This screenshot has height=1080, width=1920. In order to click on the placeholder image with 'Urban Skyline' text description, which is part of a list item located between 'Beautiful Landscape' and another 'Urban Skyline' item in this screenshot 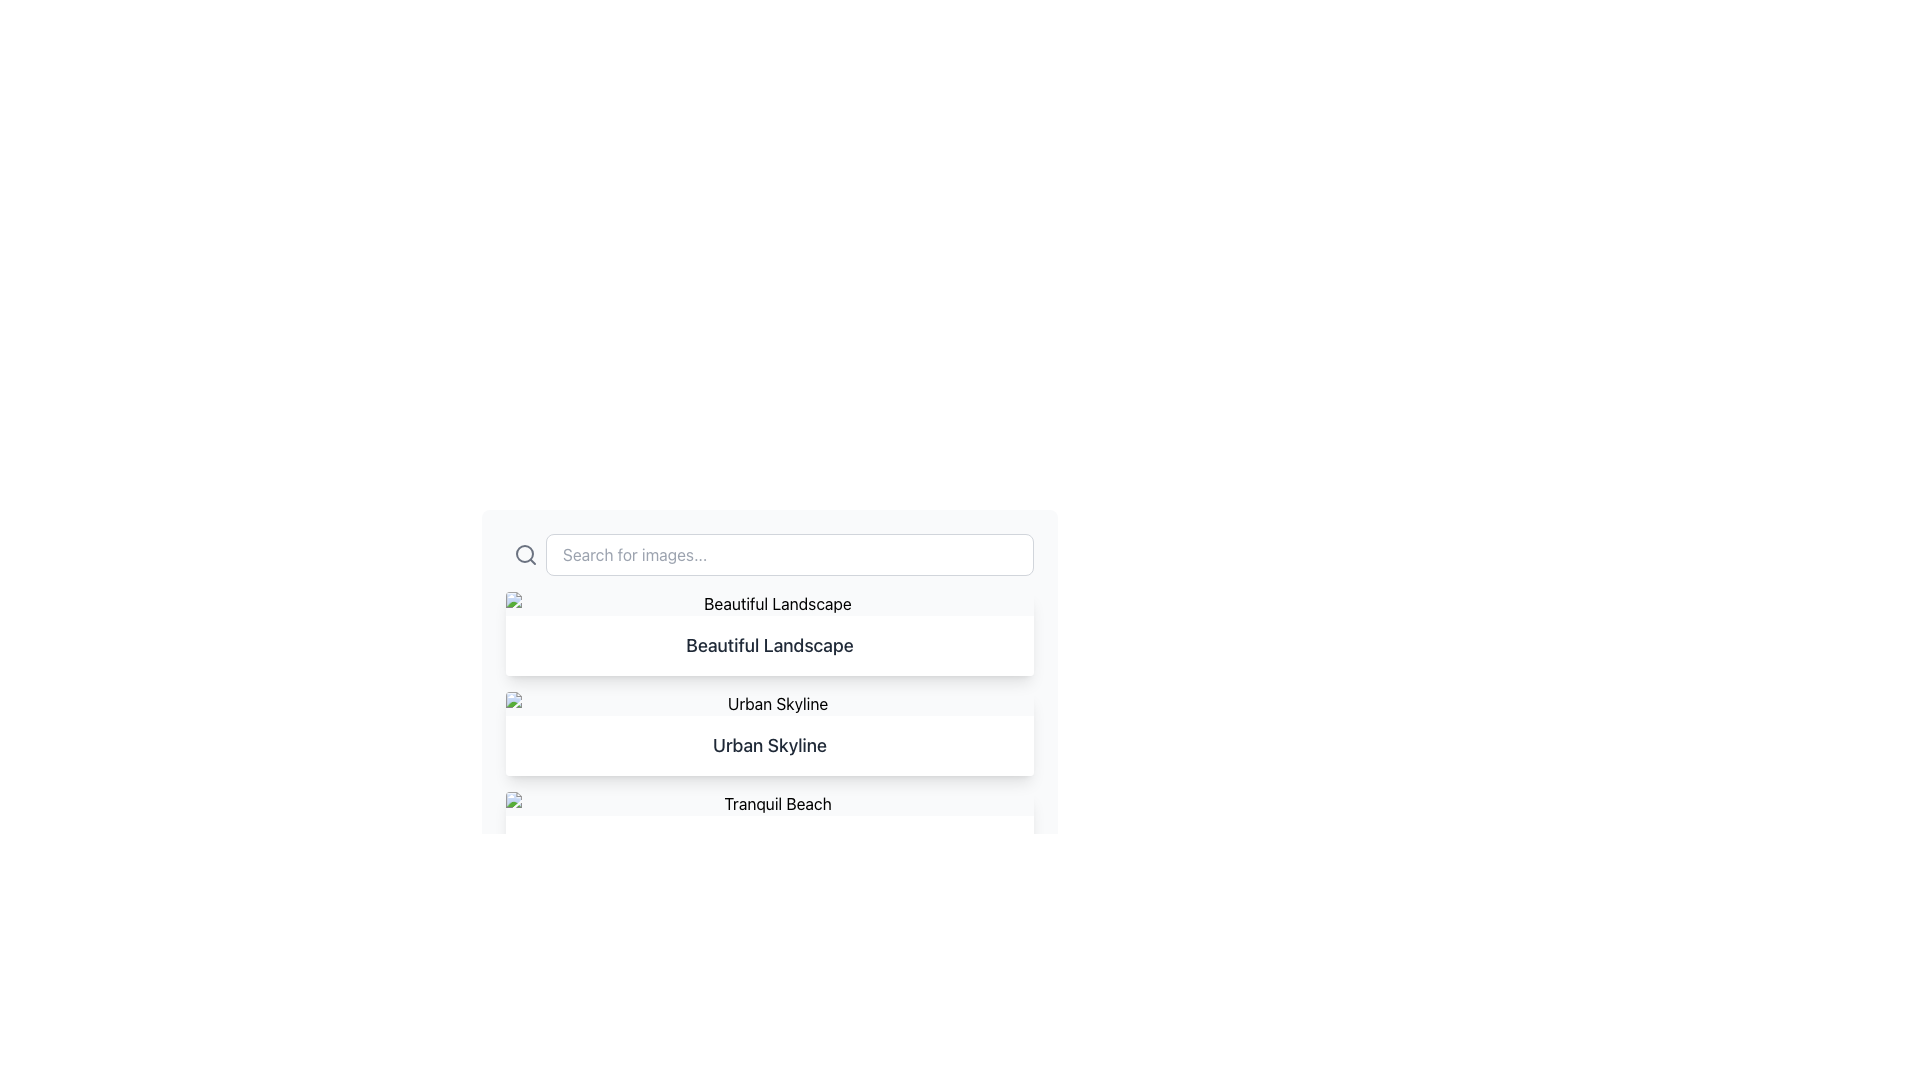, I will do `click(768, 703)`.